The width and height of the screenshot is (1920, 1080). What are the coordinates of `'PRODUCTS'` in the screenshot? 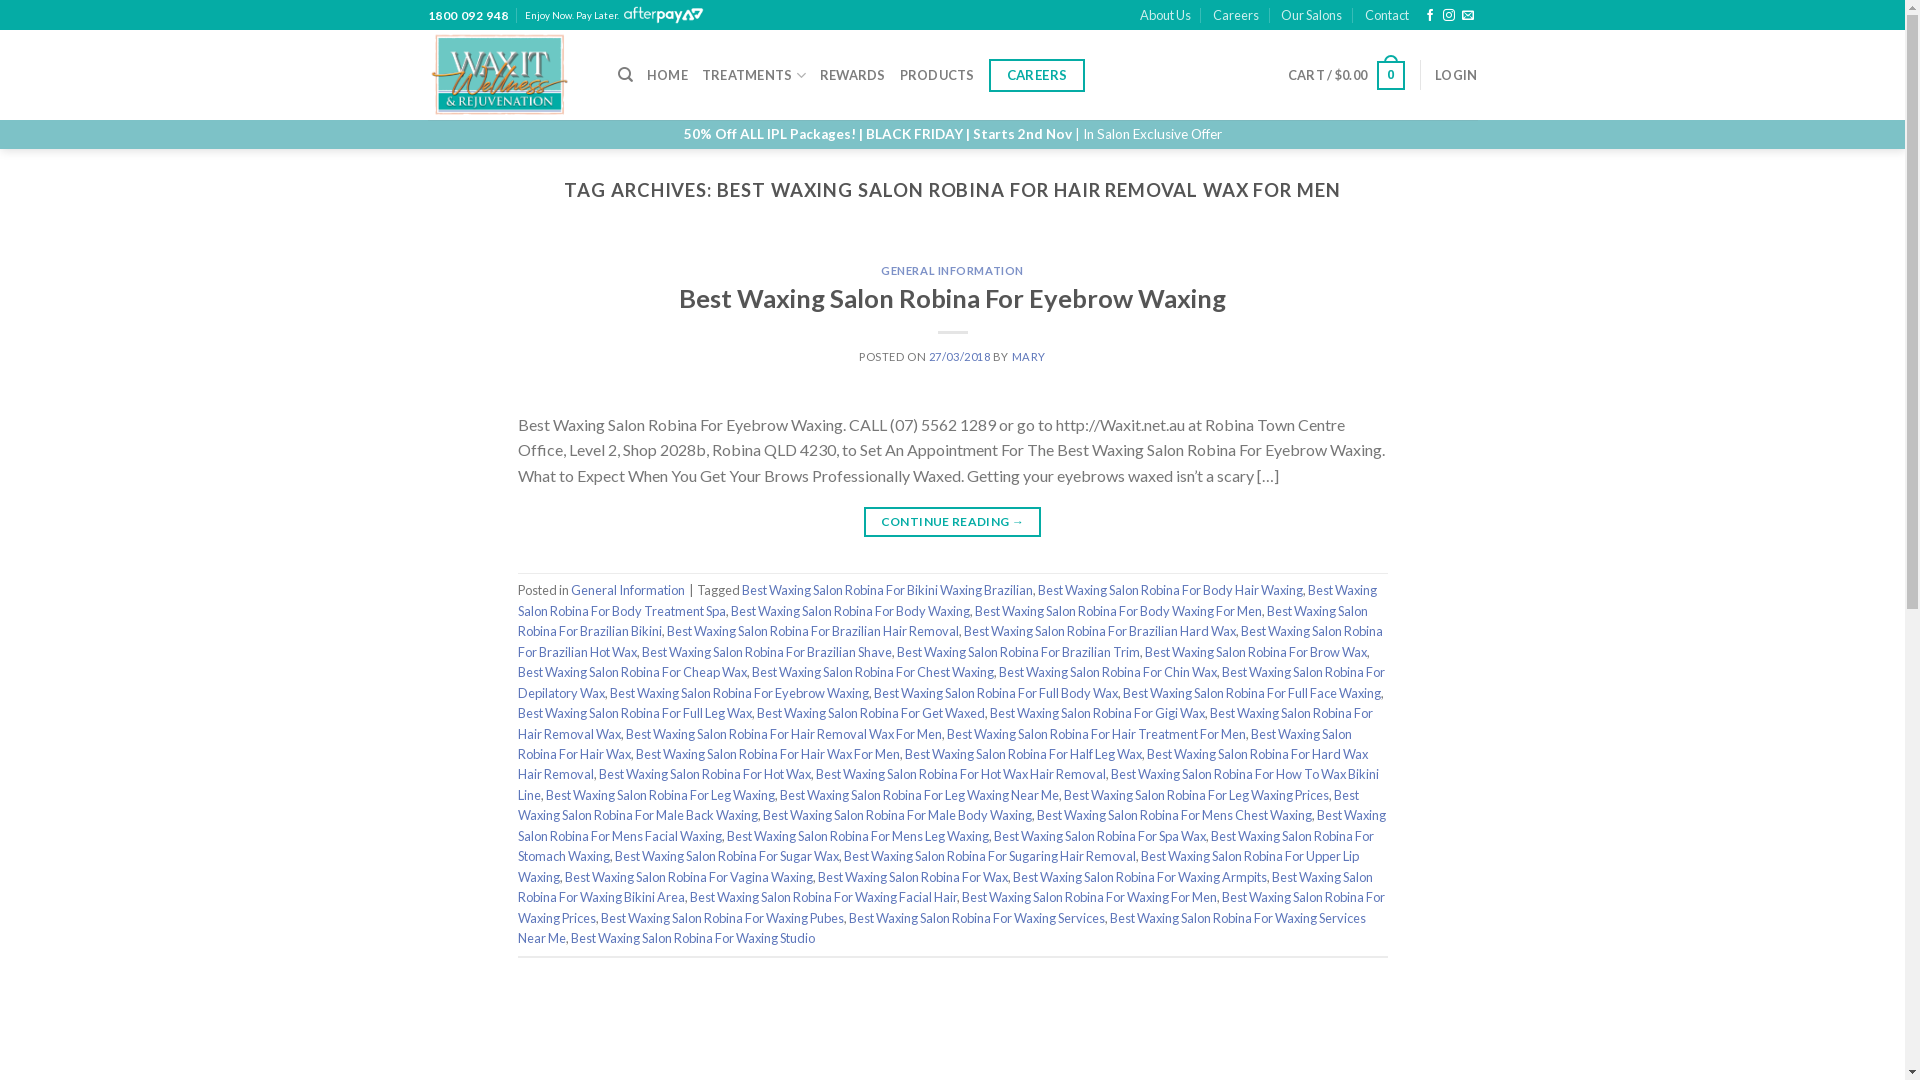 It's located at (936, 73).